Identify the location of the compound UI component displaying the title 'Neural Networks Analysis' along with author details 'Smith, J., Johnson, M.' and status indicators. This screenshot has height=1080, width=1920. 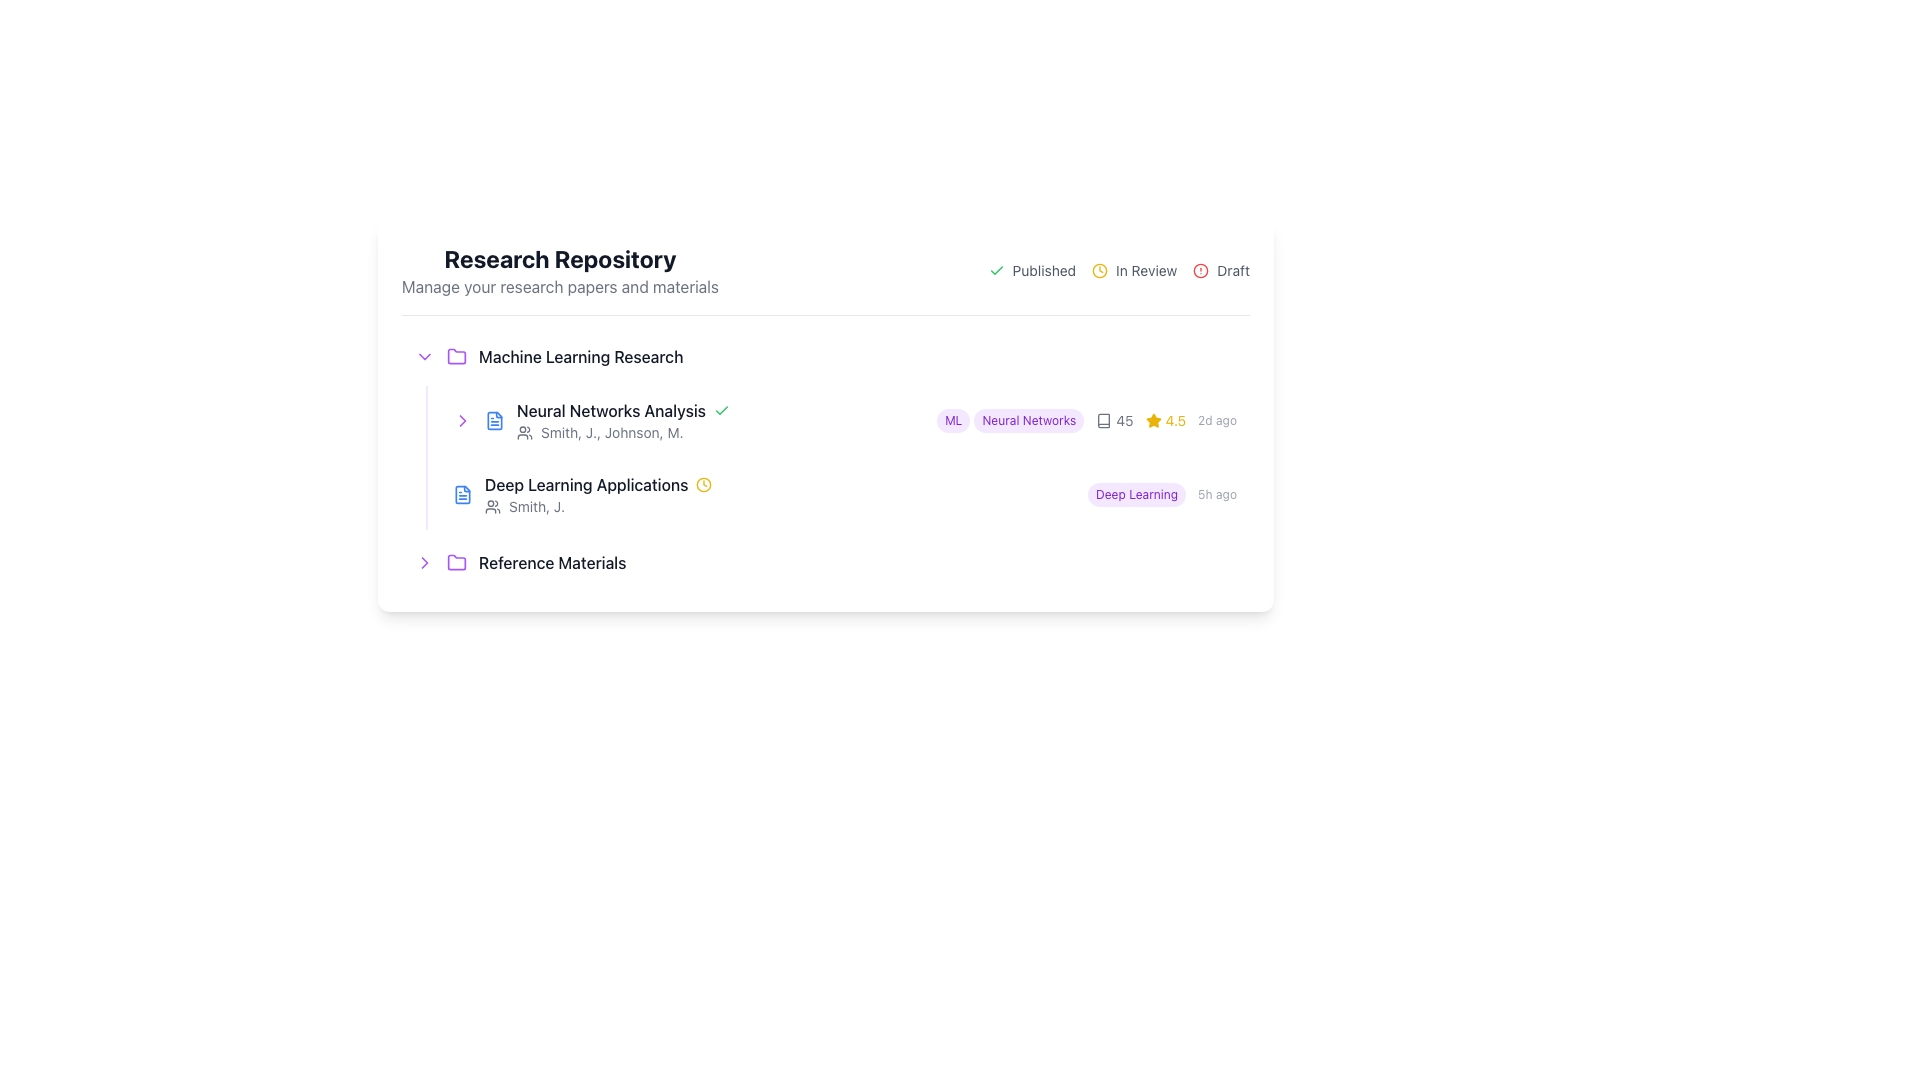
(720, 419).